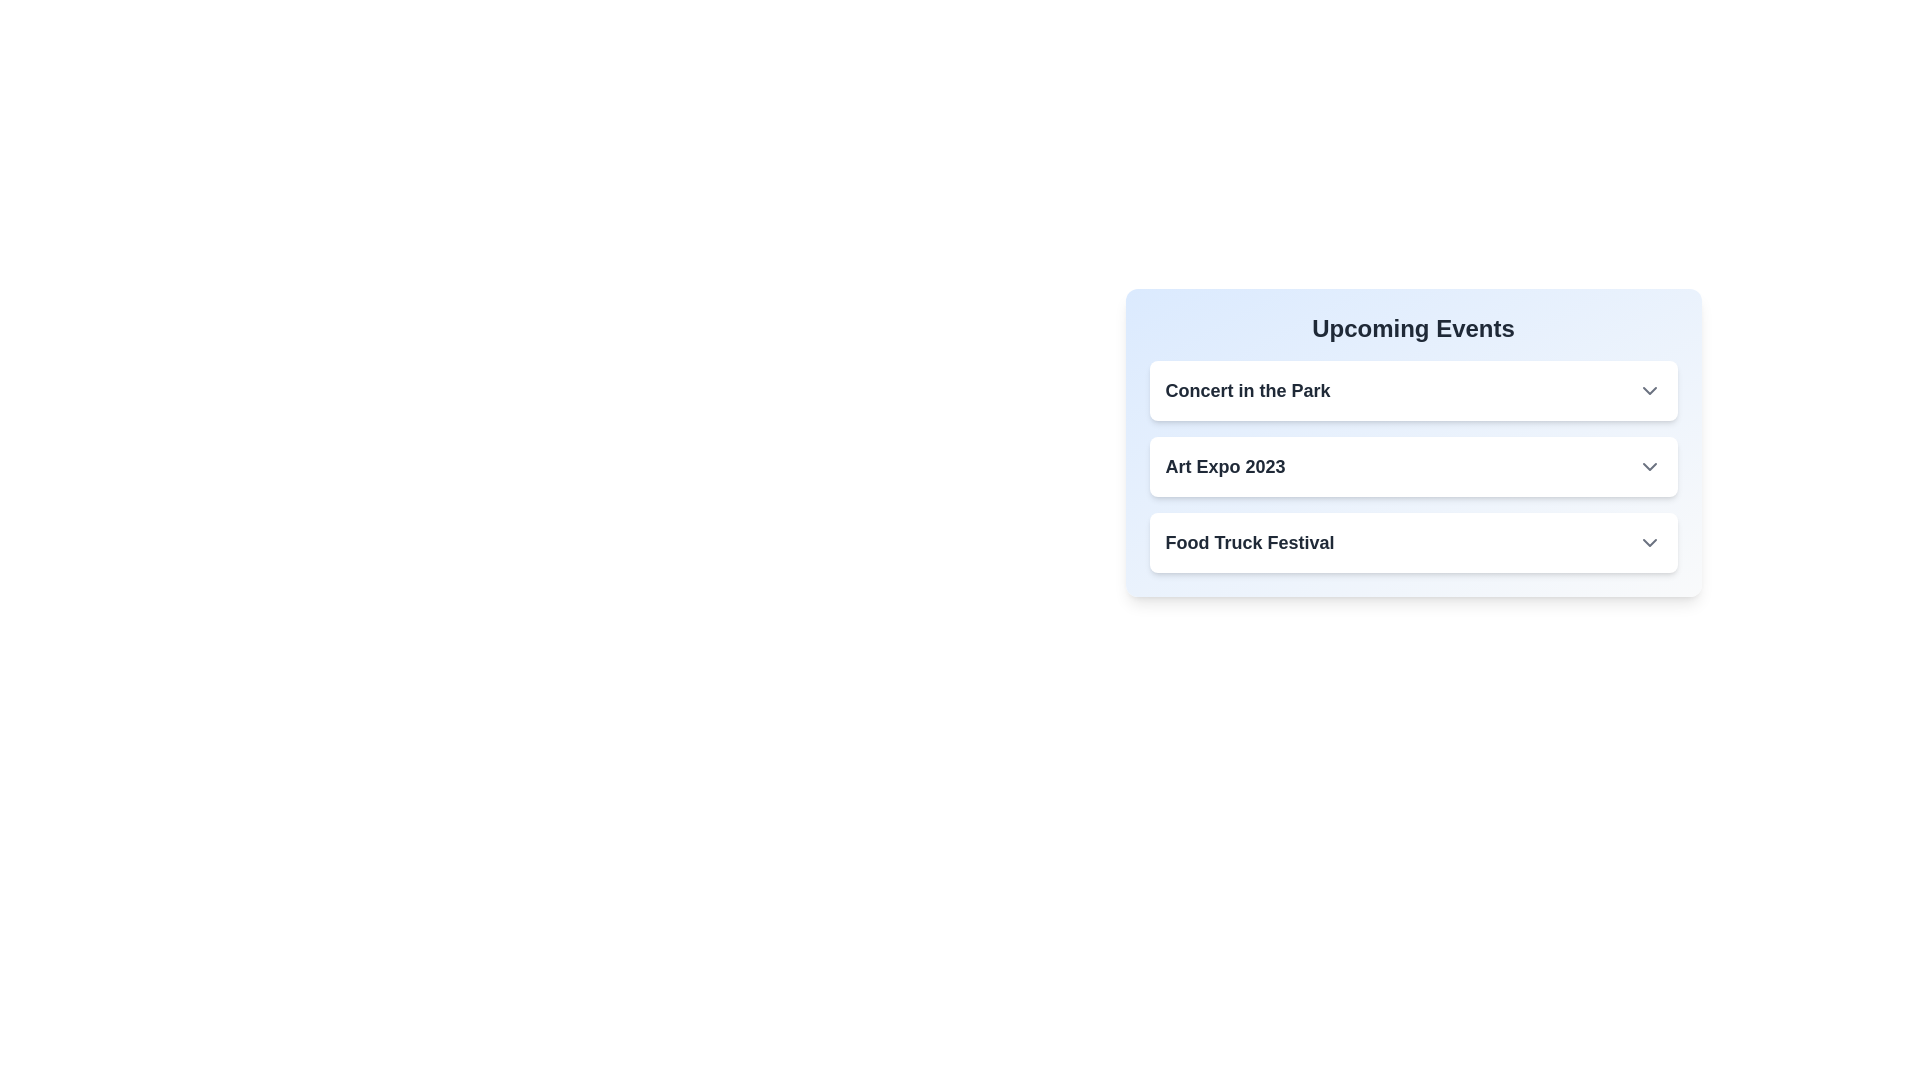  I want to click on the event title Concert in the Park to toggle its expanded state, so click(1247, 390).